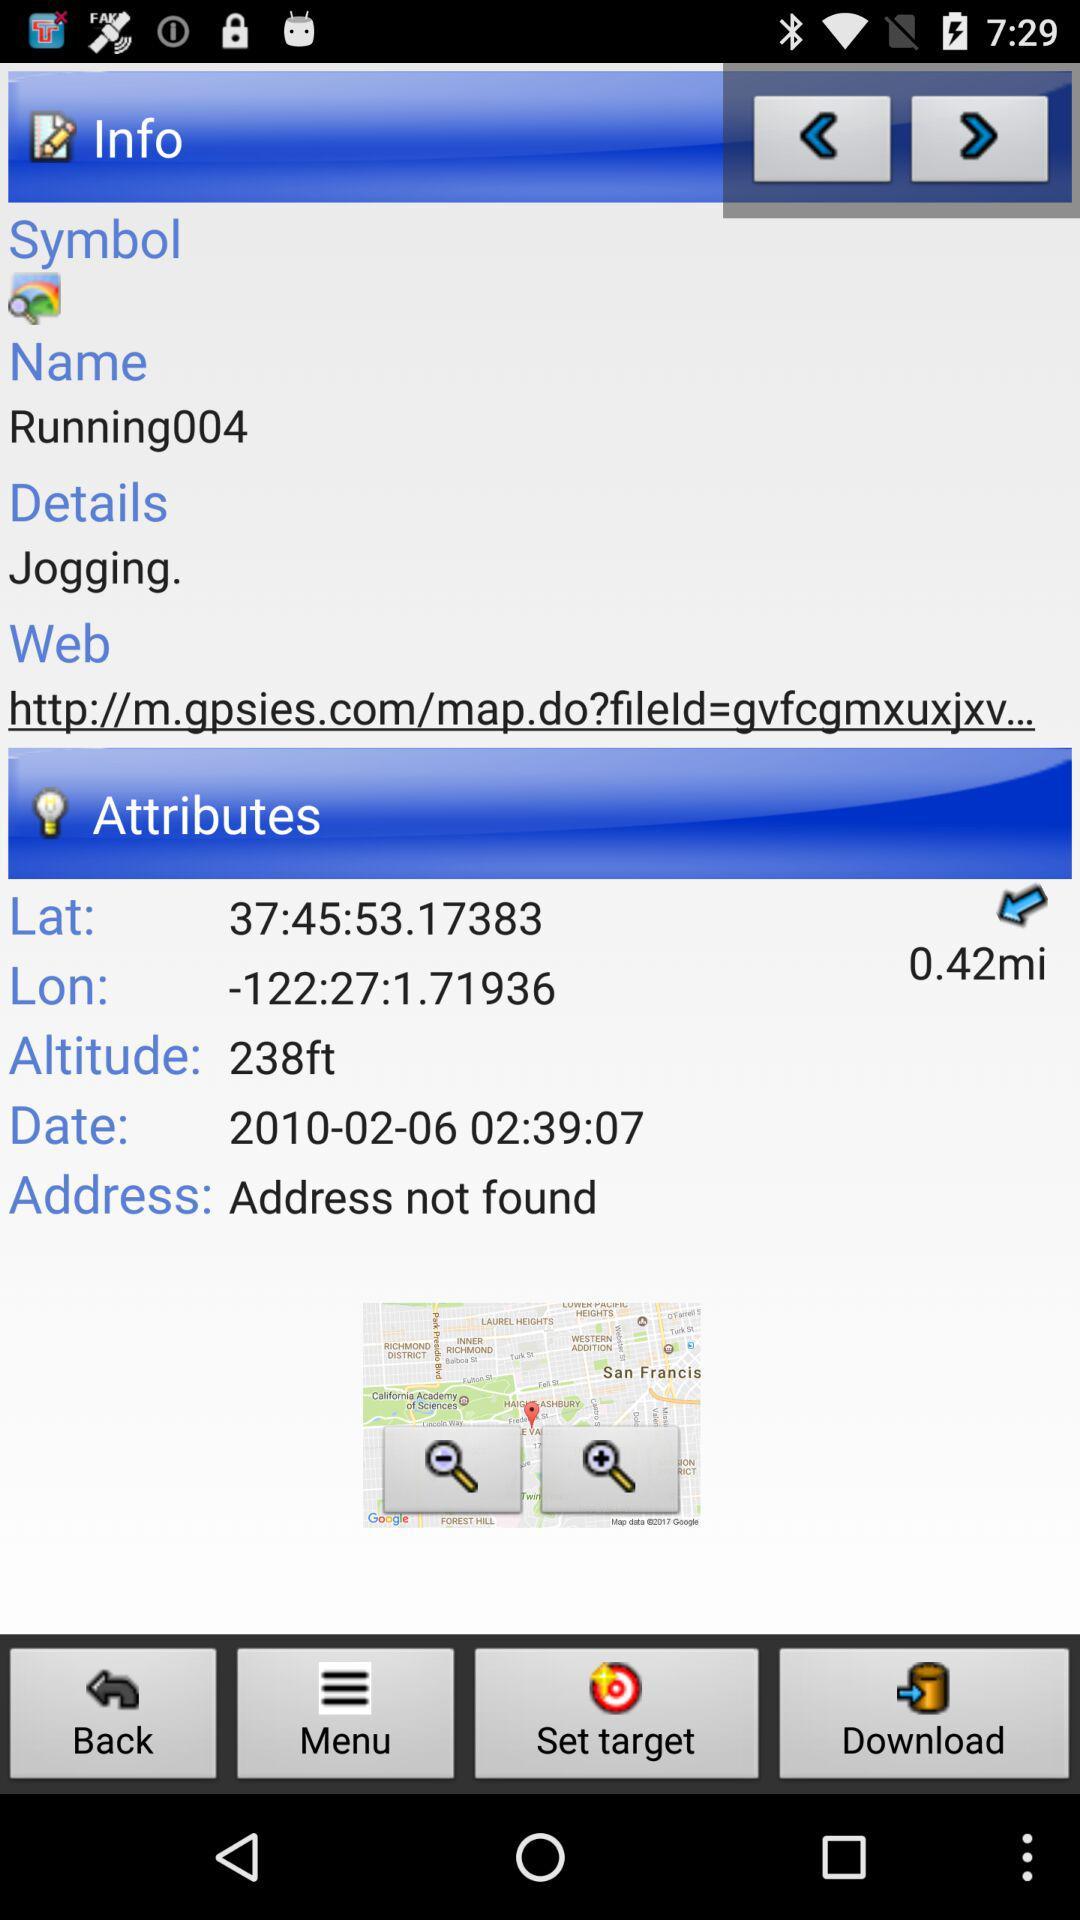 This screenshot has height=1920, width=1080. Describe the element at coordinates (113, 1718) in the screenshot. I see `the icon next to the menu button` at that location.